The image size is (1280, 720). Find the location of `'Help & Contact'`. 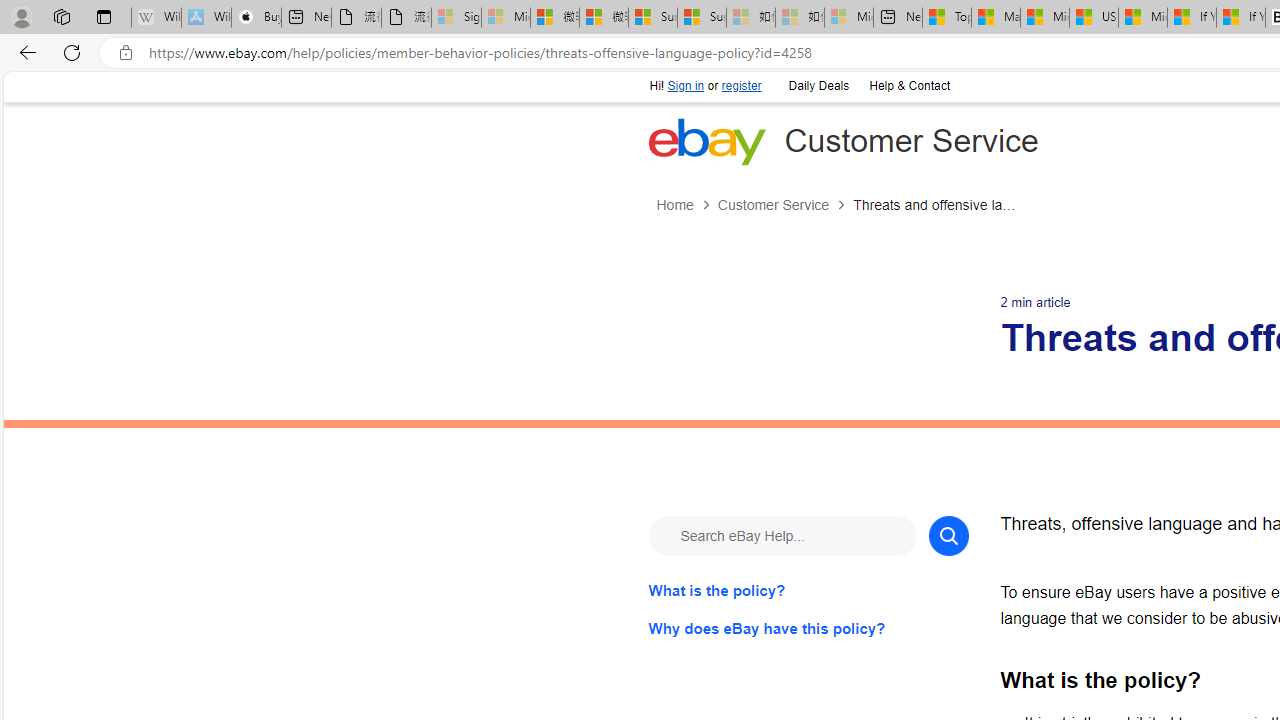

'Help & Contact' is located at coordinates (908, 86).